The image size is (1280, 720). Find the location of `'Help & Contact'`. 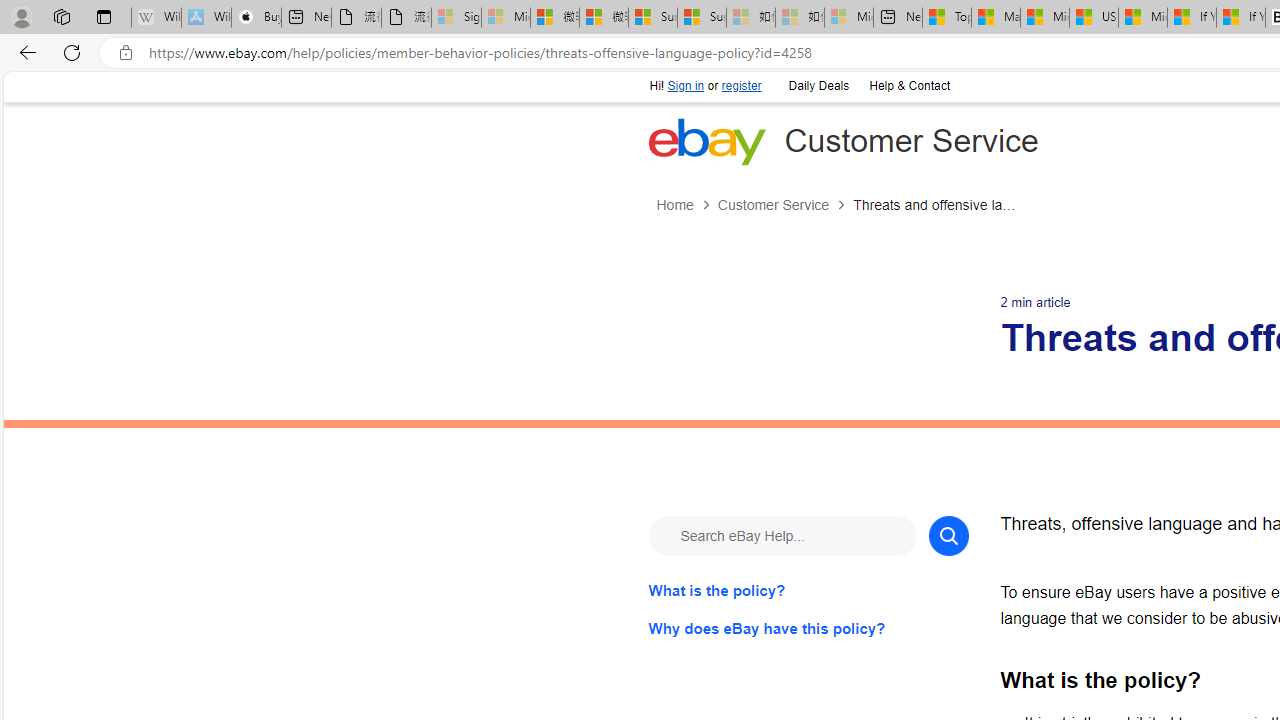

'Help & Contact' is located at coordinates (908, 86).